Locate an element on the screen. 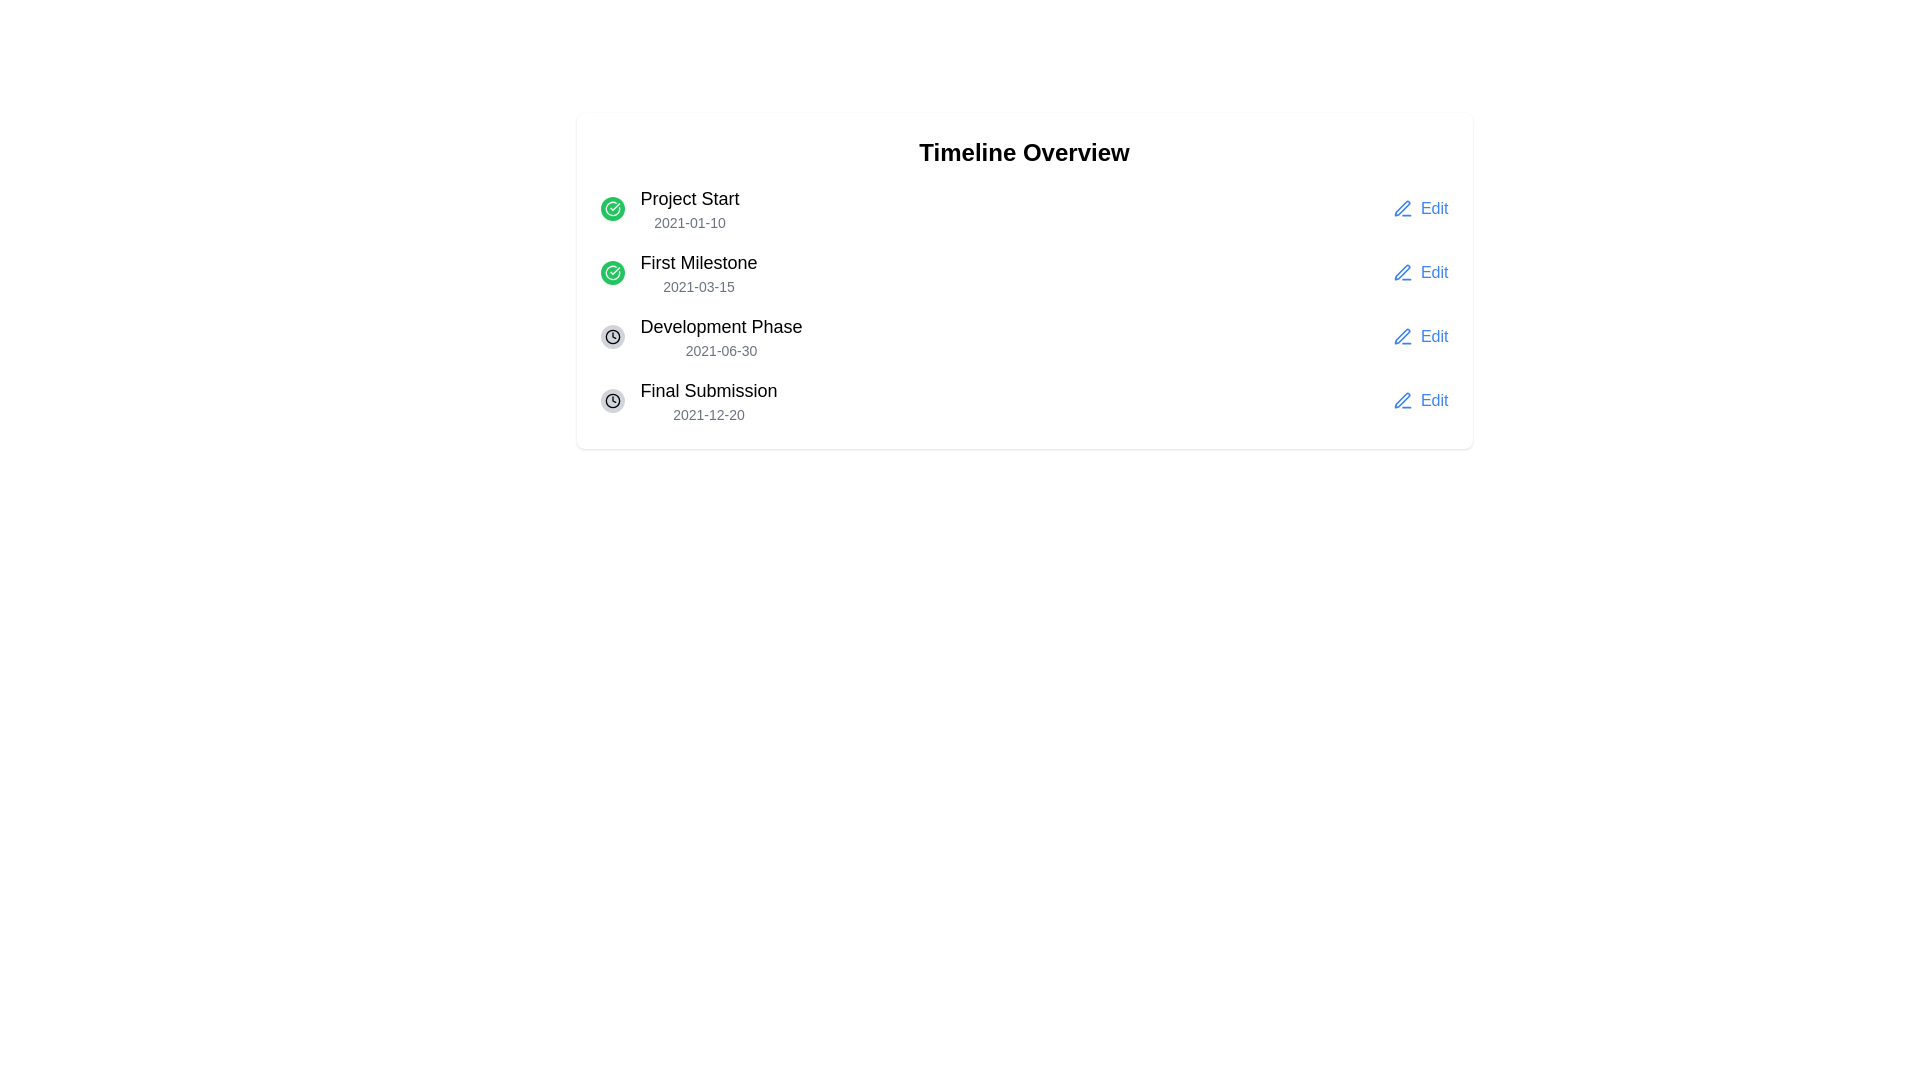 Image resolution: width=1920 pixels, height=1080 pixels. text of the final submission milestone in the project timeline, which is displayed below the 'Development Phase' entry in the list on the left-hand side of the interface under the header 'Timeline Overview' is located at coordinates (709, 401).